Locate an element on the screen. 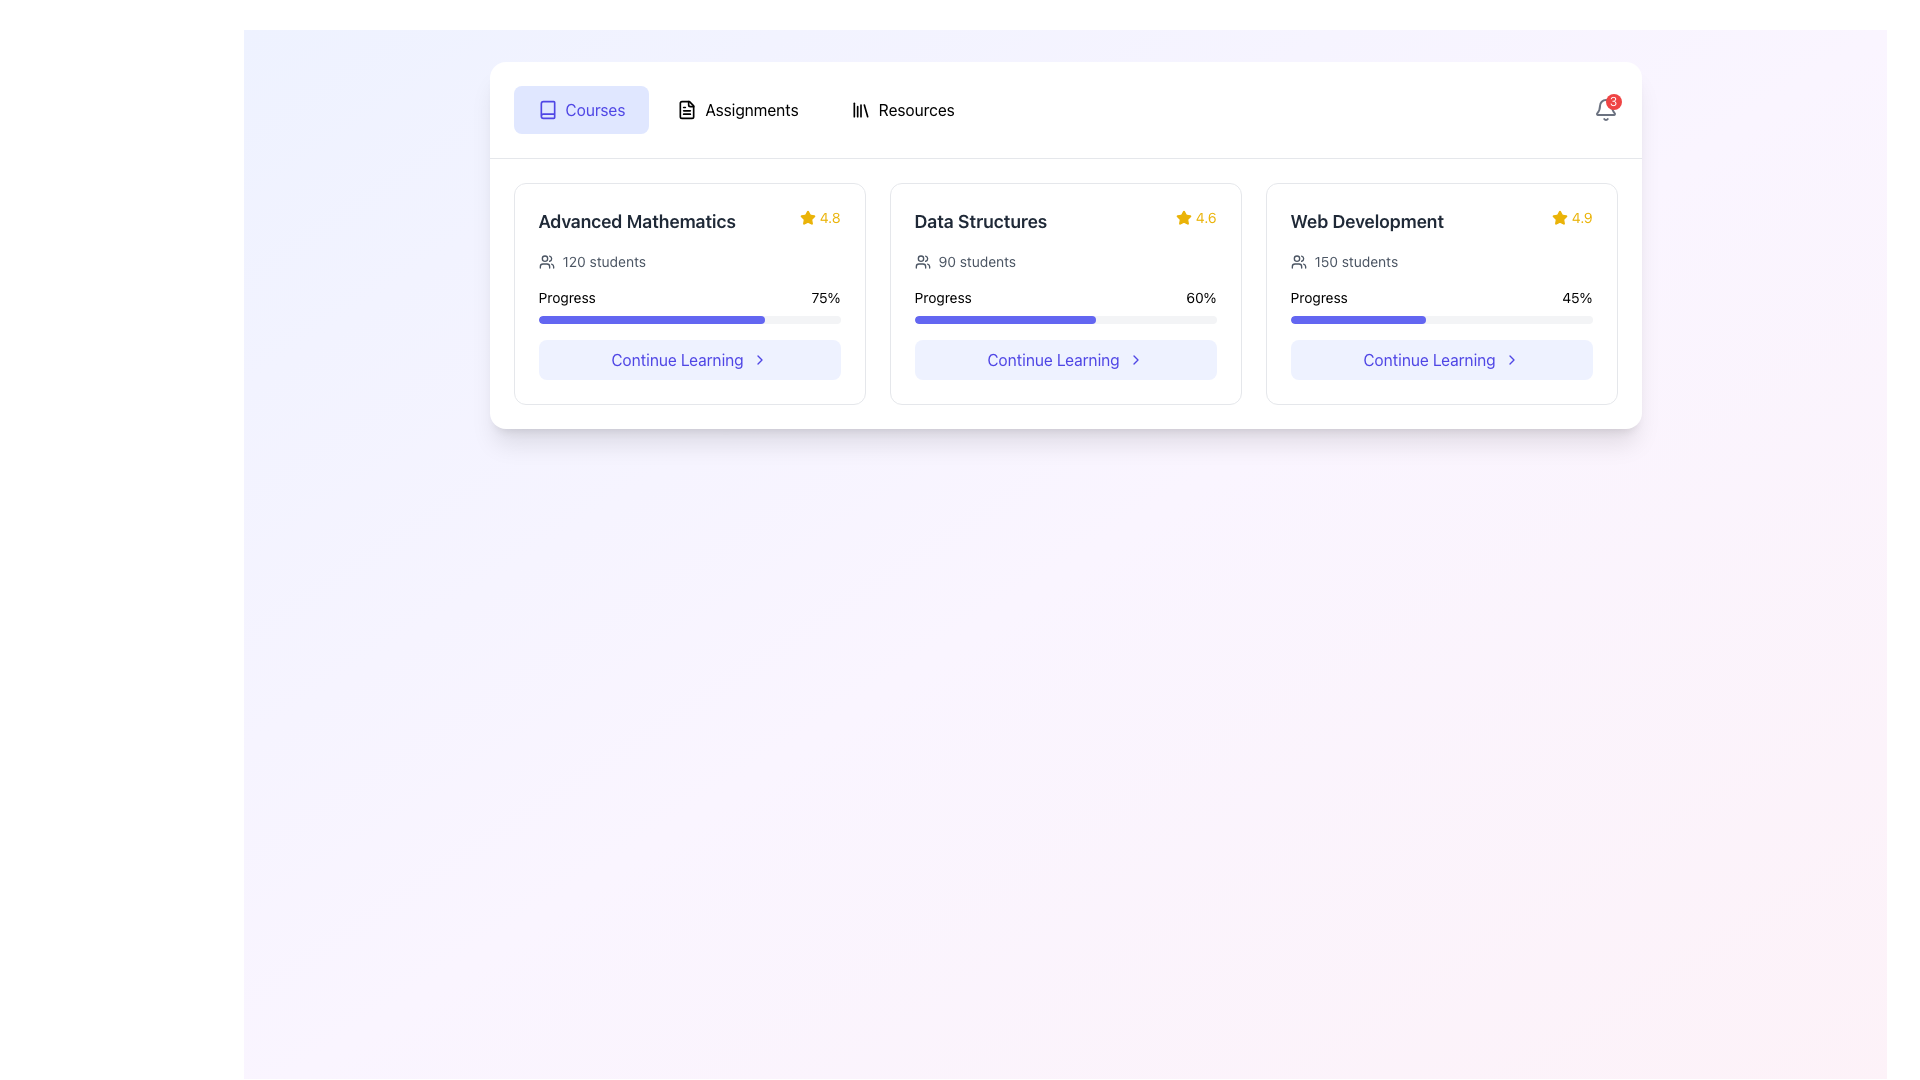  displayed rating from the Rating Display located in the upper-right corner of the 'Web Development' card, adjacent to the title text 'Web Development' is located at coordinates (1571, 218).